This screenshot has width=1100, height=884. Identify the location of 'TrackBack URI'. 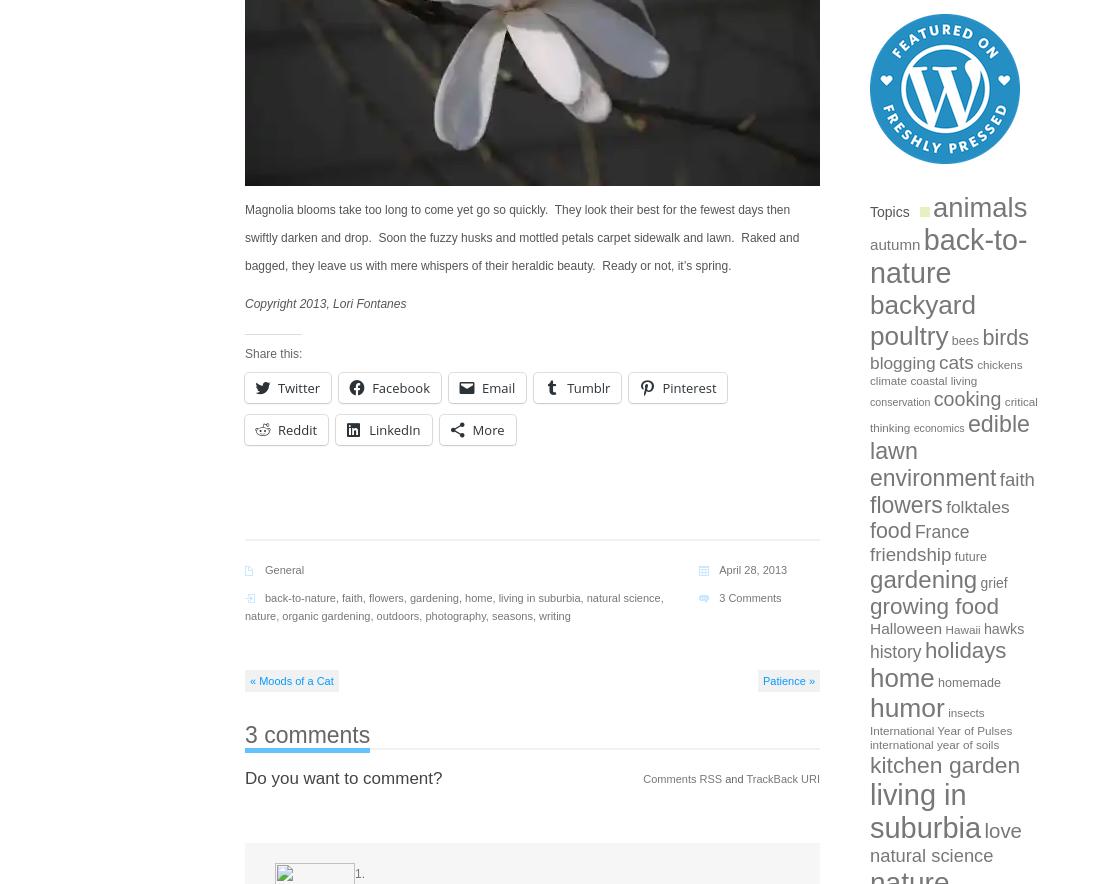
(782, 777).